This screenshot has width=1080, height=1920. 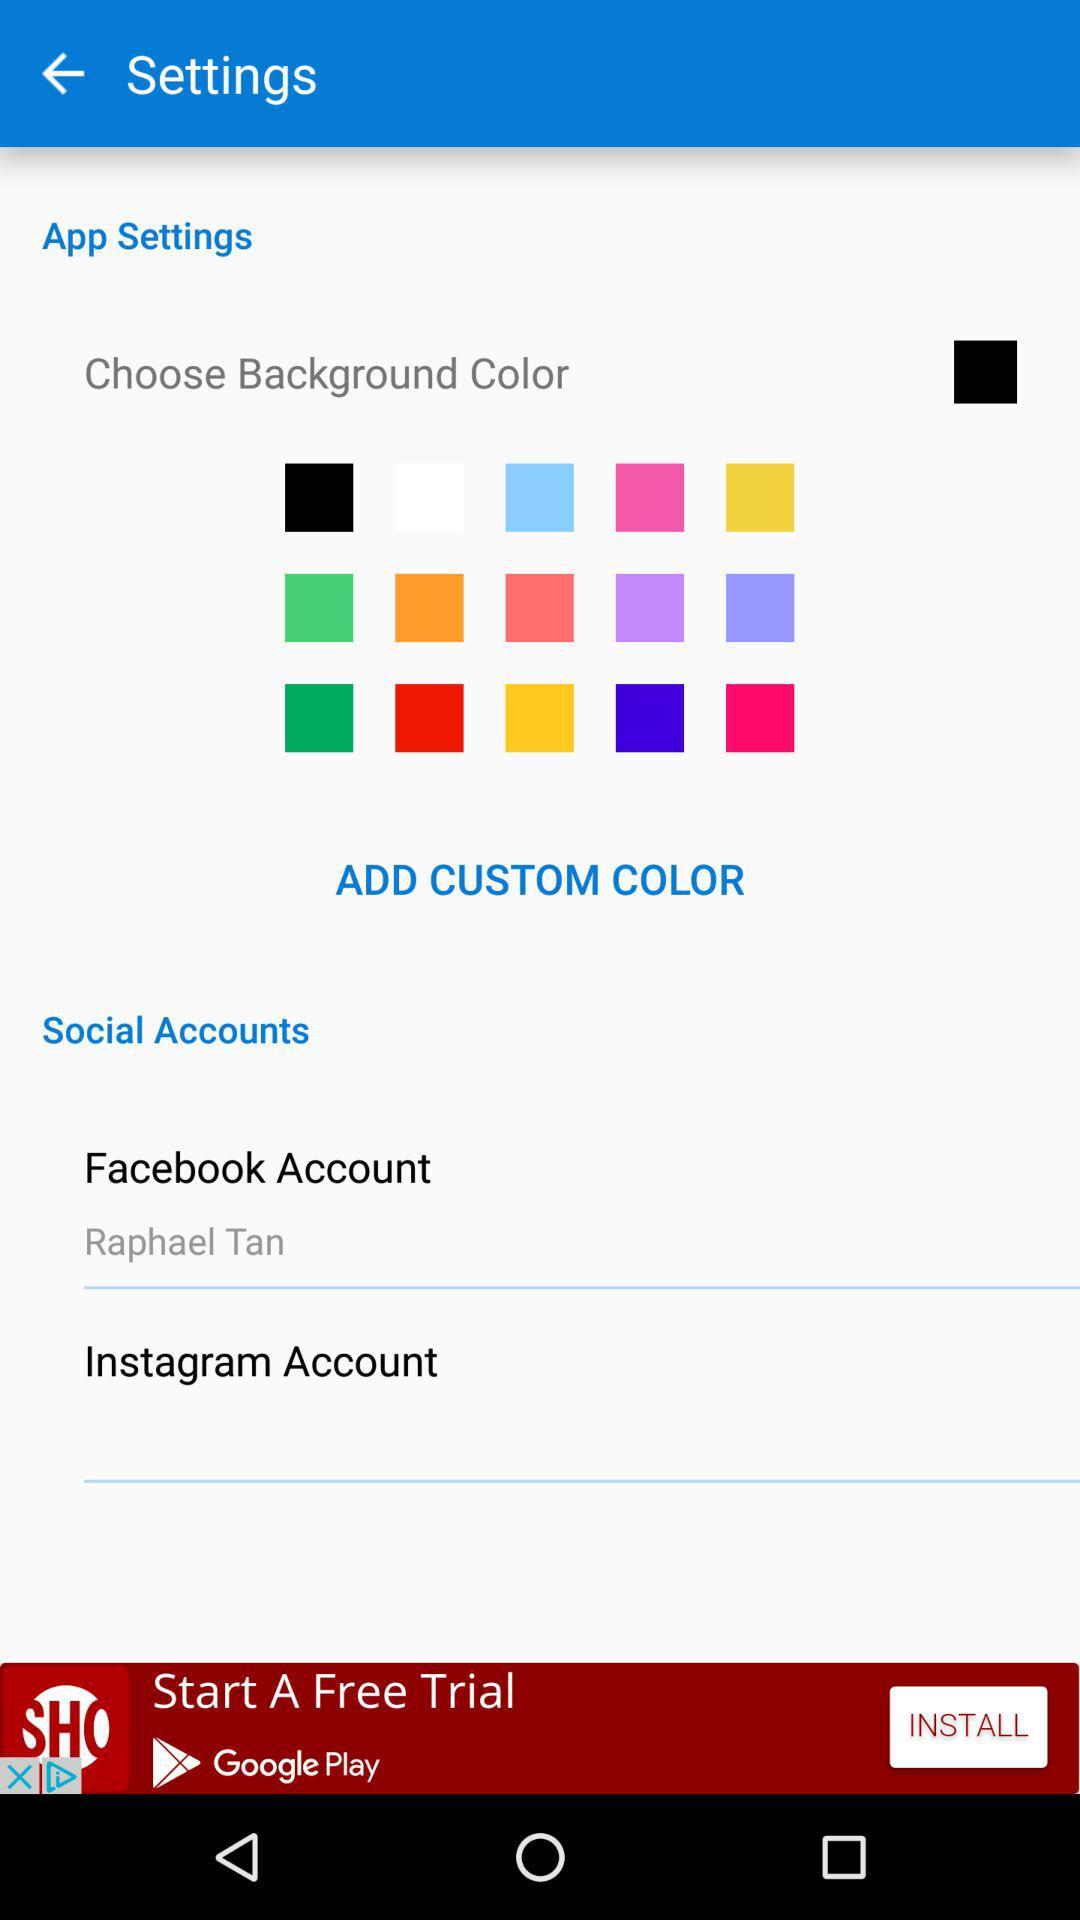 What do you see at coordinates (428, 606) in the screenshot?
I see `orange` at bounding box center [428, 606].